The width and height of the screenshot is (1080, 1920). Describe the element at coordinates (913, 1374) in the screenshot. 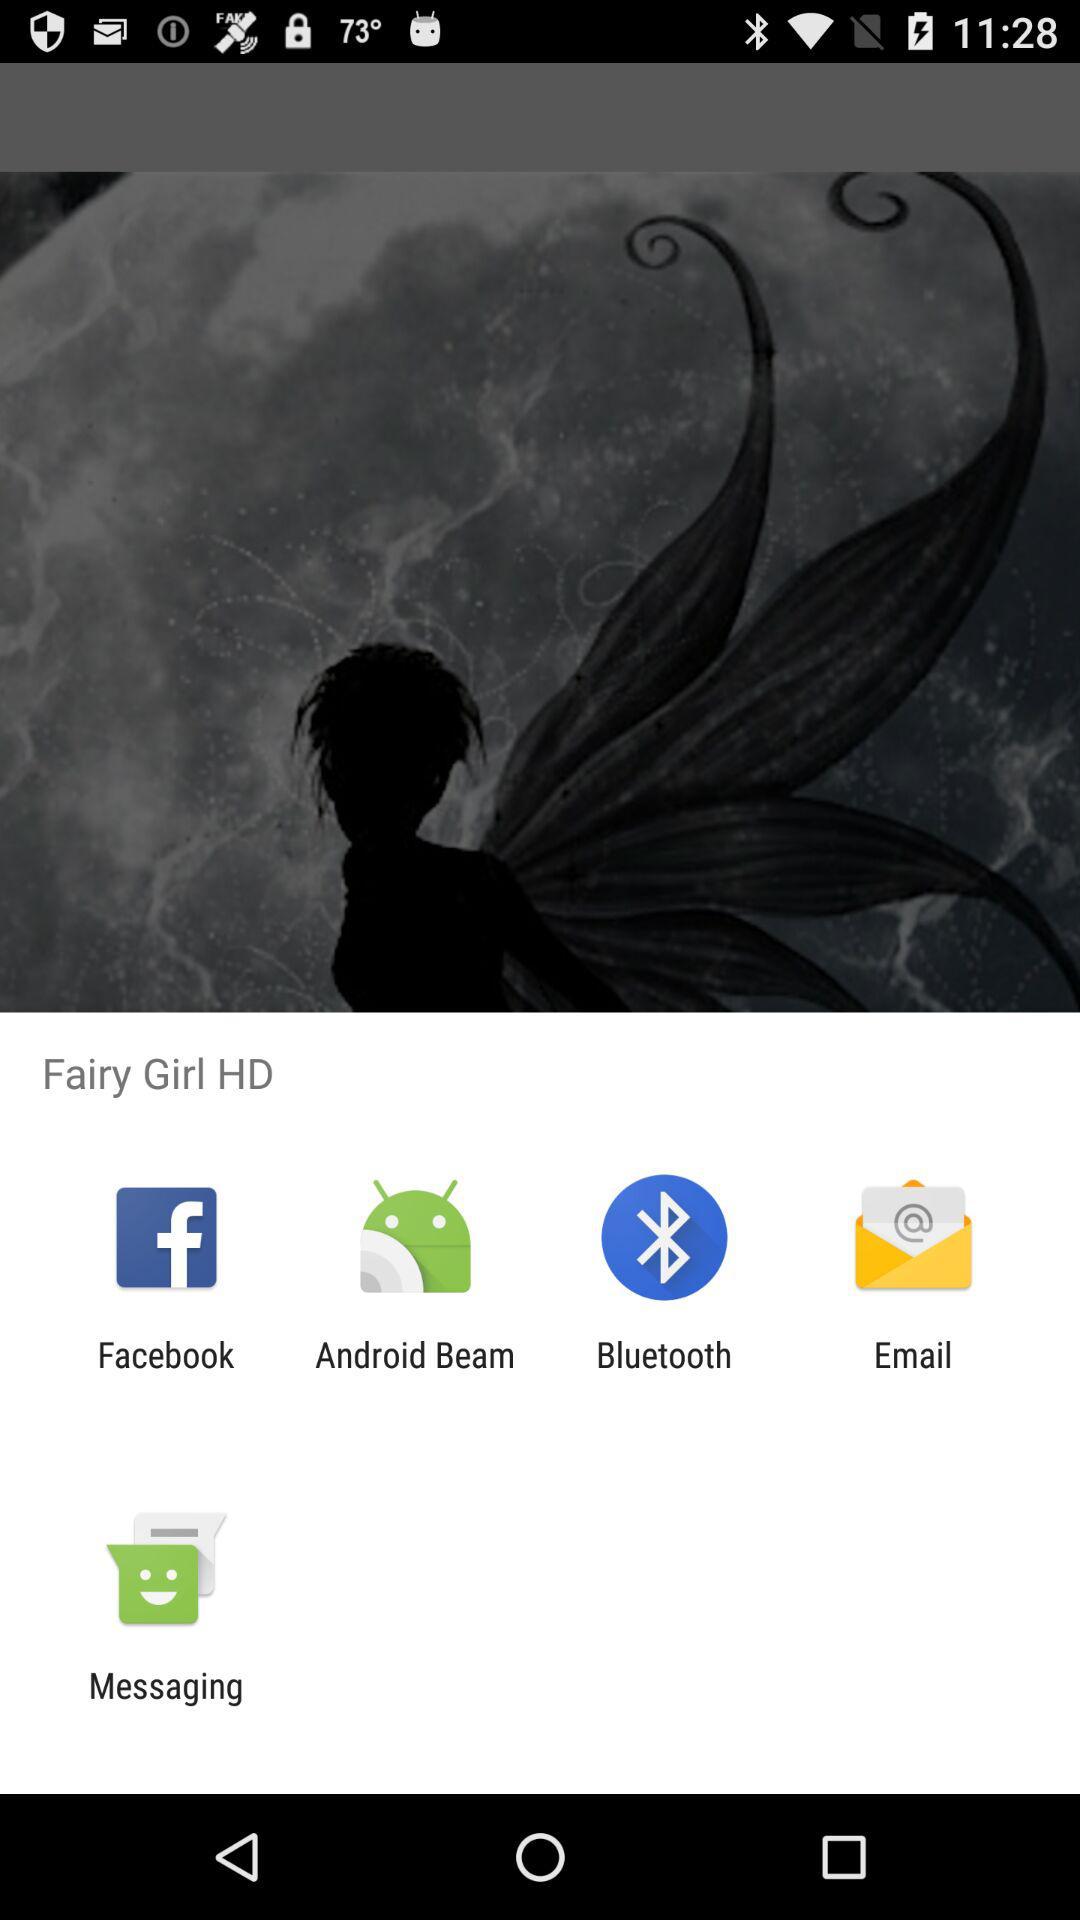

I see `icon to the right of the bluetooth` at that location.